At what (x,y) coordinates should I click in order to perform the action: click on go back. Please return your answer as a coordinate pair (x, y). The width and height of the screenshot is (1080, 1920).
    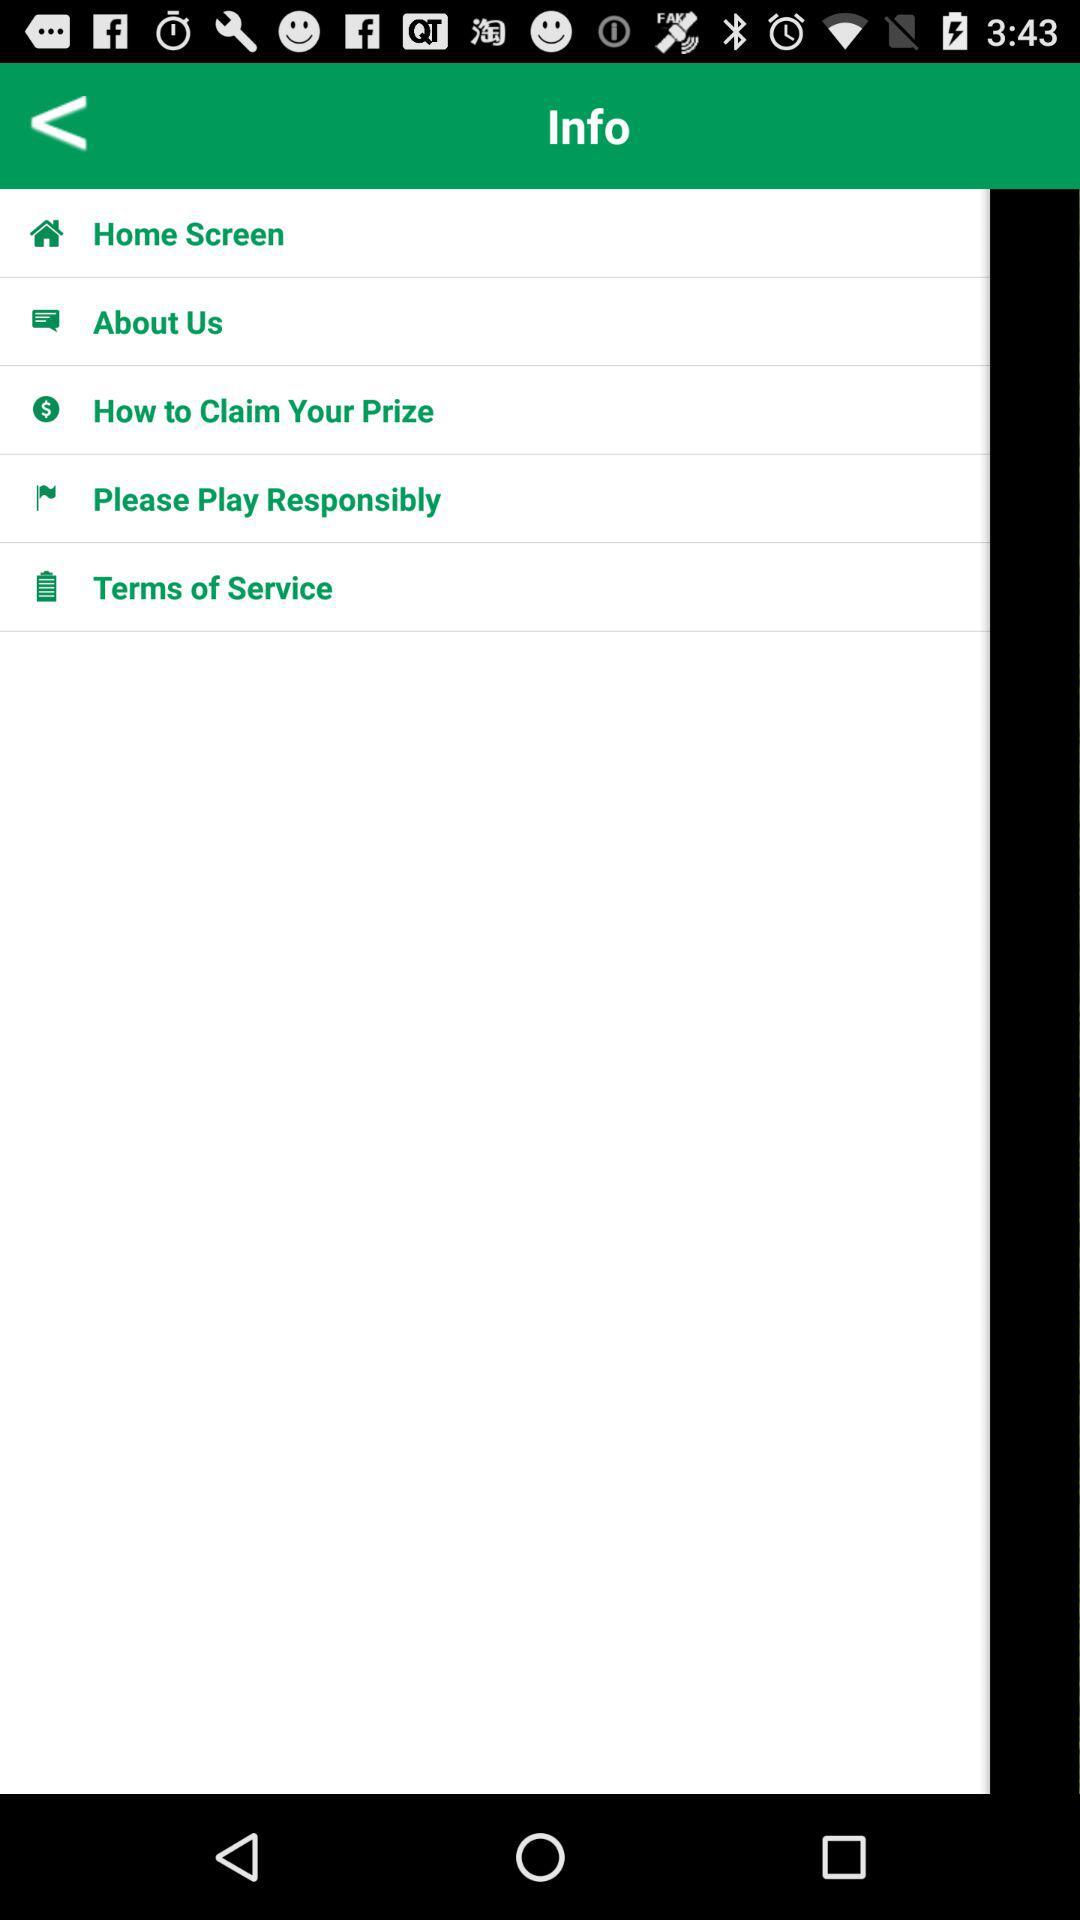
    Looking at the image, I should click on (58, 124).